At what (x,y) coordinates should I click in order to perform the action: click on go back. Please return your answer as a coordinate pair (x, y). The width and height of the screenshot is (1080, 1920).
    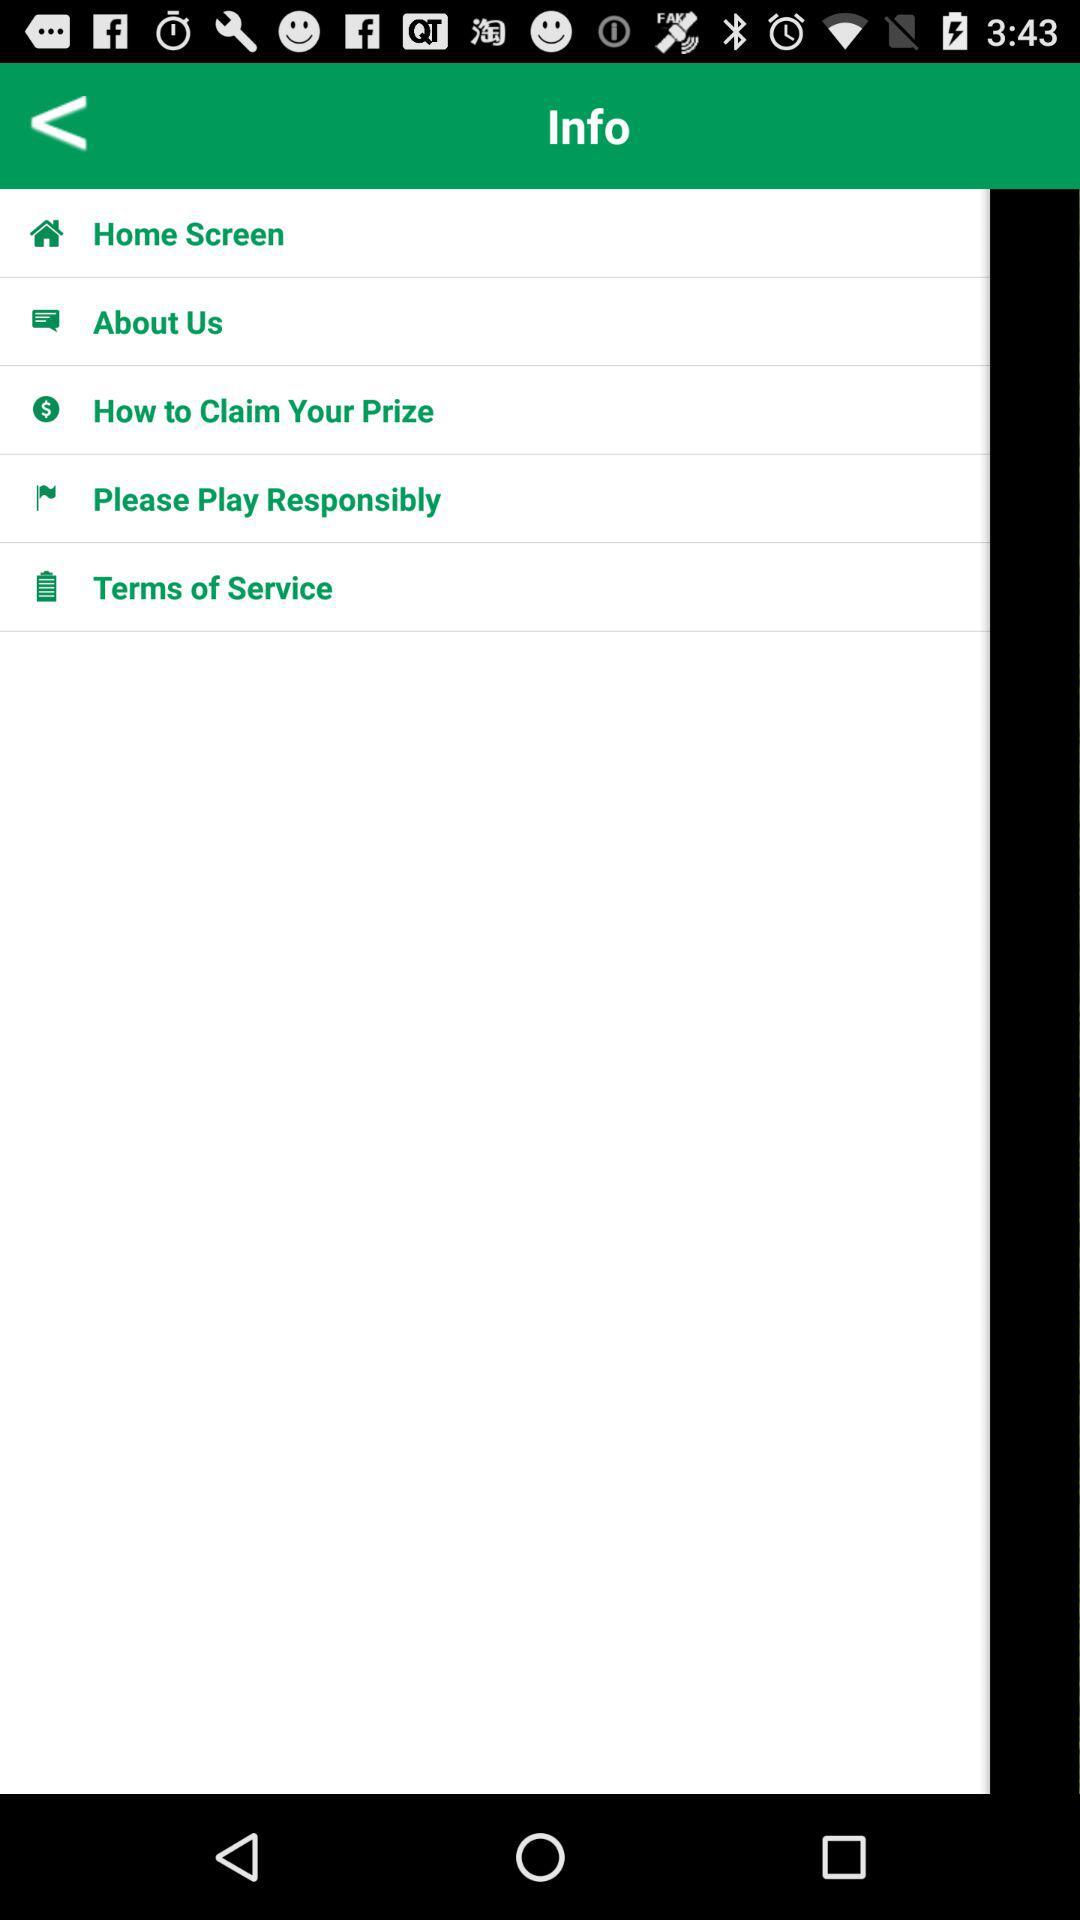
    Looking at the image, I should click on (58, 124).